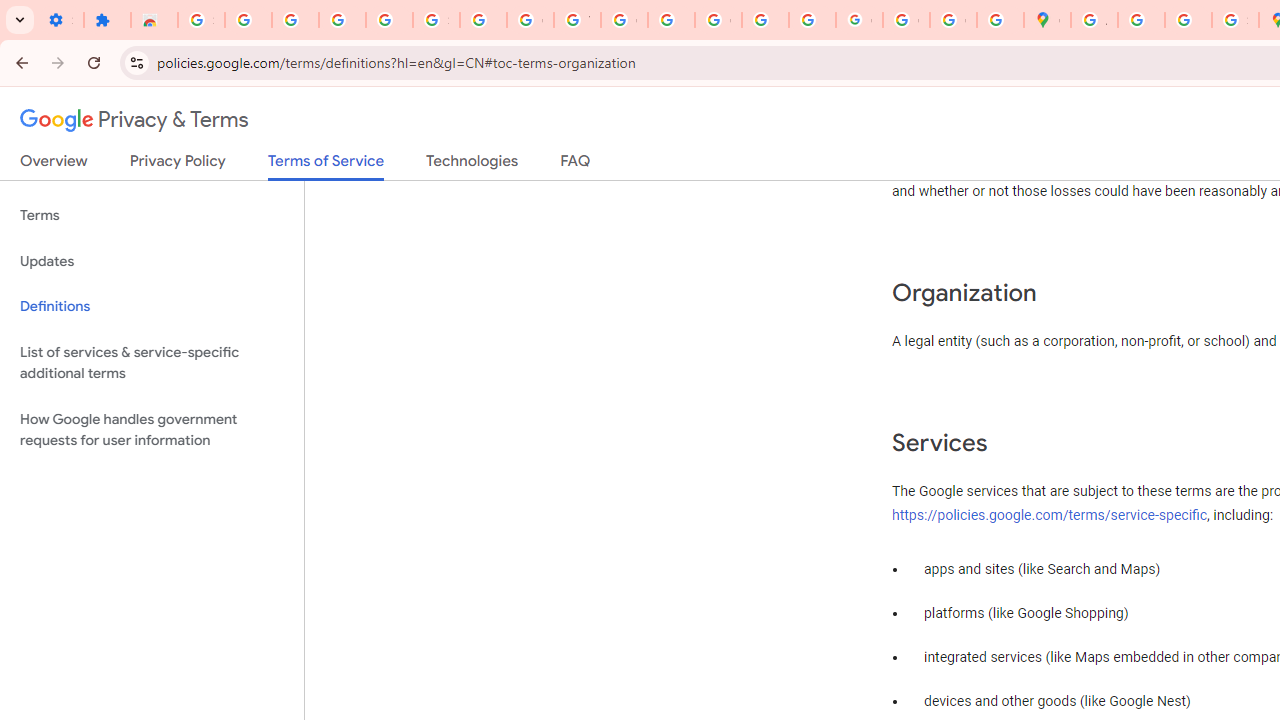 The height and width of the screenshot is (720, 1280). I want to click on 'Terms of Service', so click(326, 165).